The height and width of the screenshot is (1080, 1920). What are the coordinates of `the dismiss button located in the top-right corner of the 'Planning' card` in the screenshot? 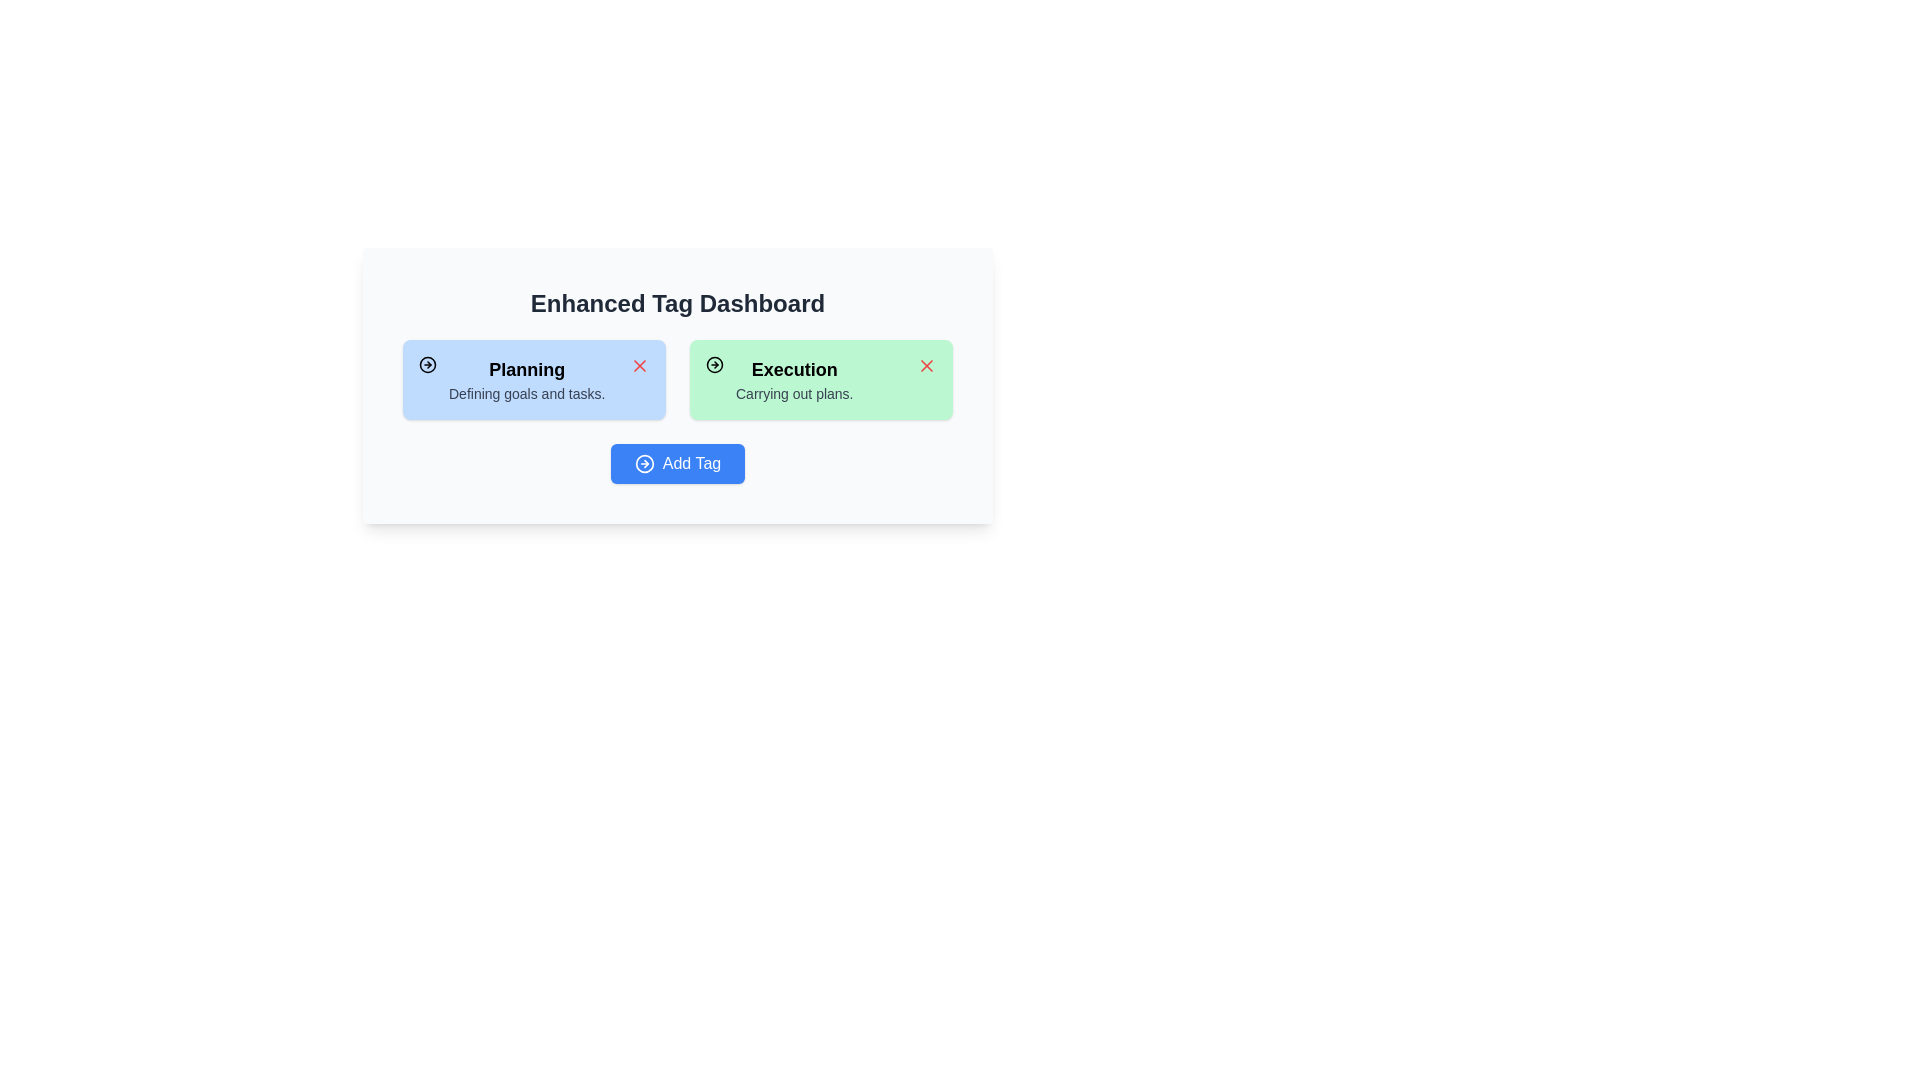 It's located at (638, 366).